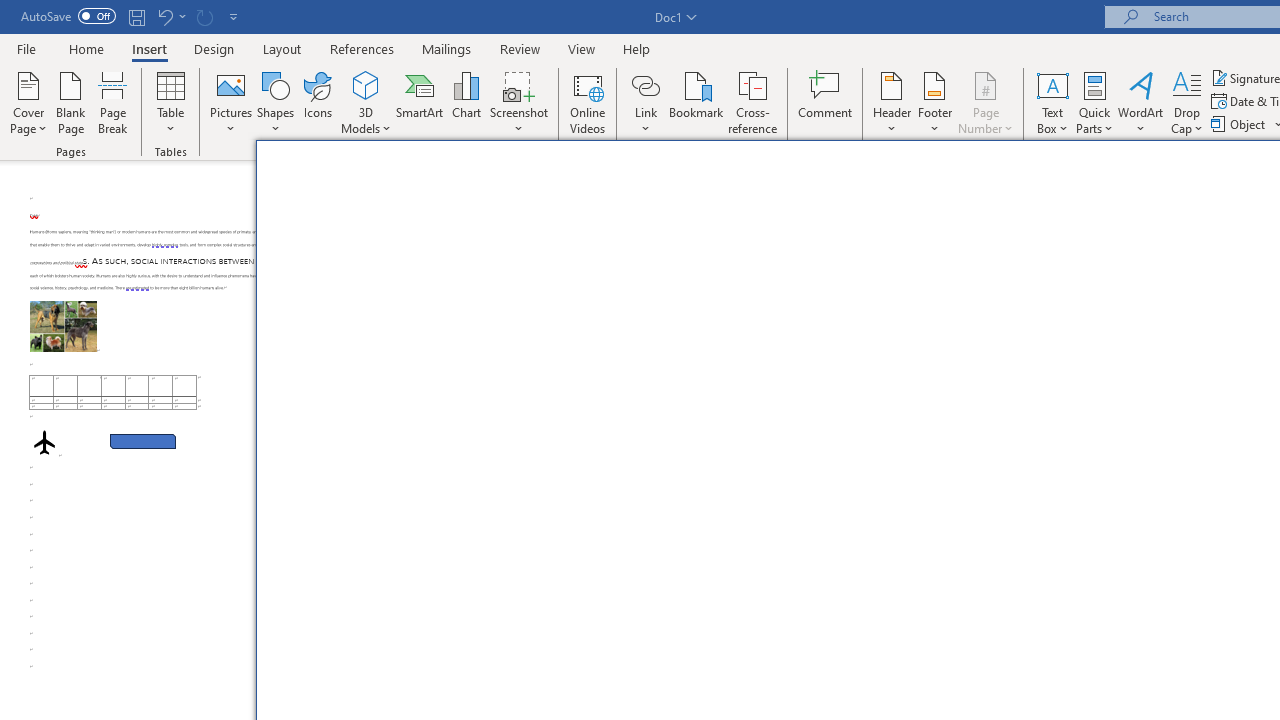  I want to click on 'Link', so click(645, 84).